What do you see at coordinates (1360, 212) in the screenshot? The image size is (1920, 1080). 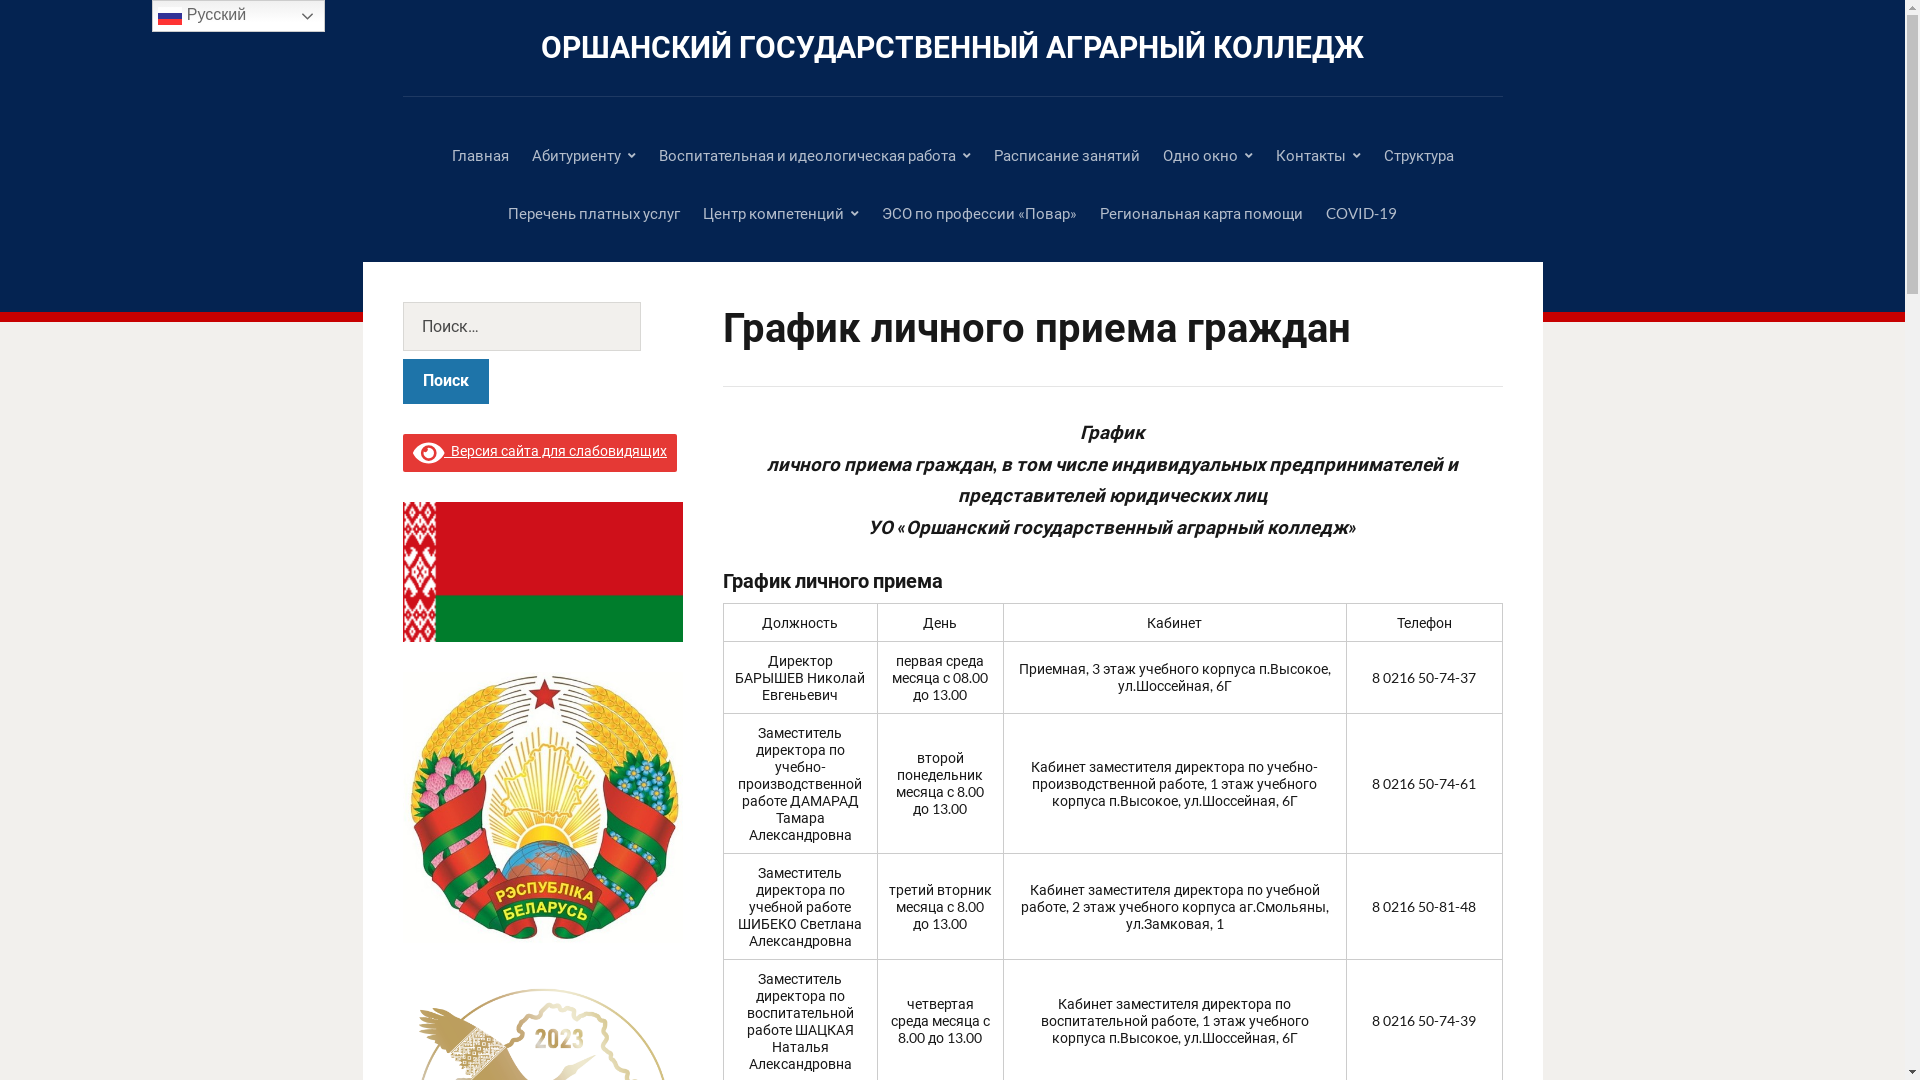 I see `'COVID-19'` at bounding box center [1360, 212].